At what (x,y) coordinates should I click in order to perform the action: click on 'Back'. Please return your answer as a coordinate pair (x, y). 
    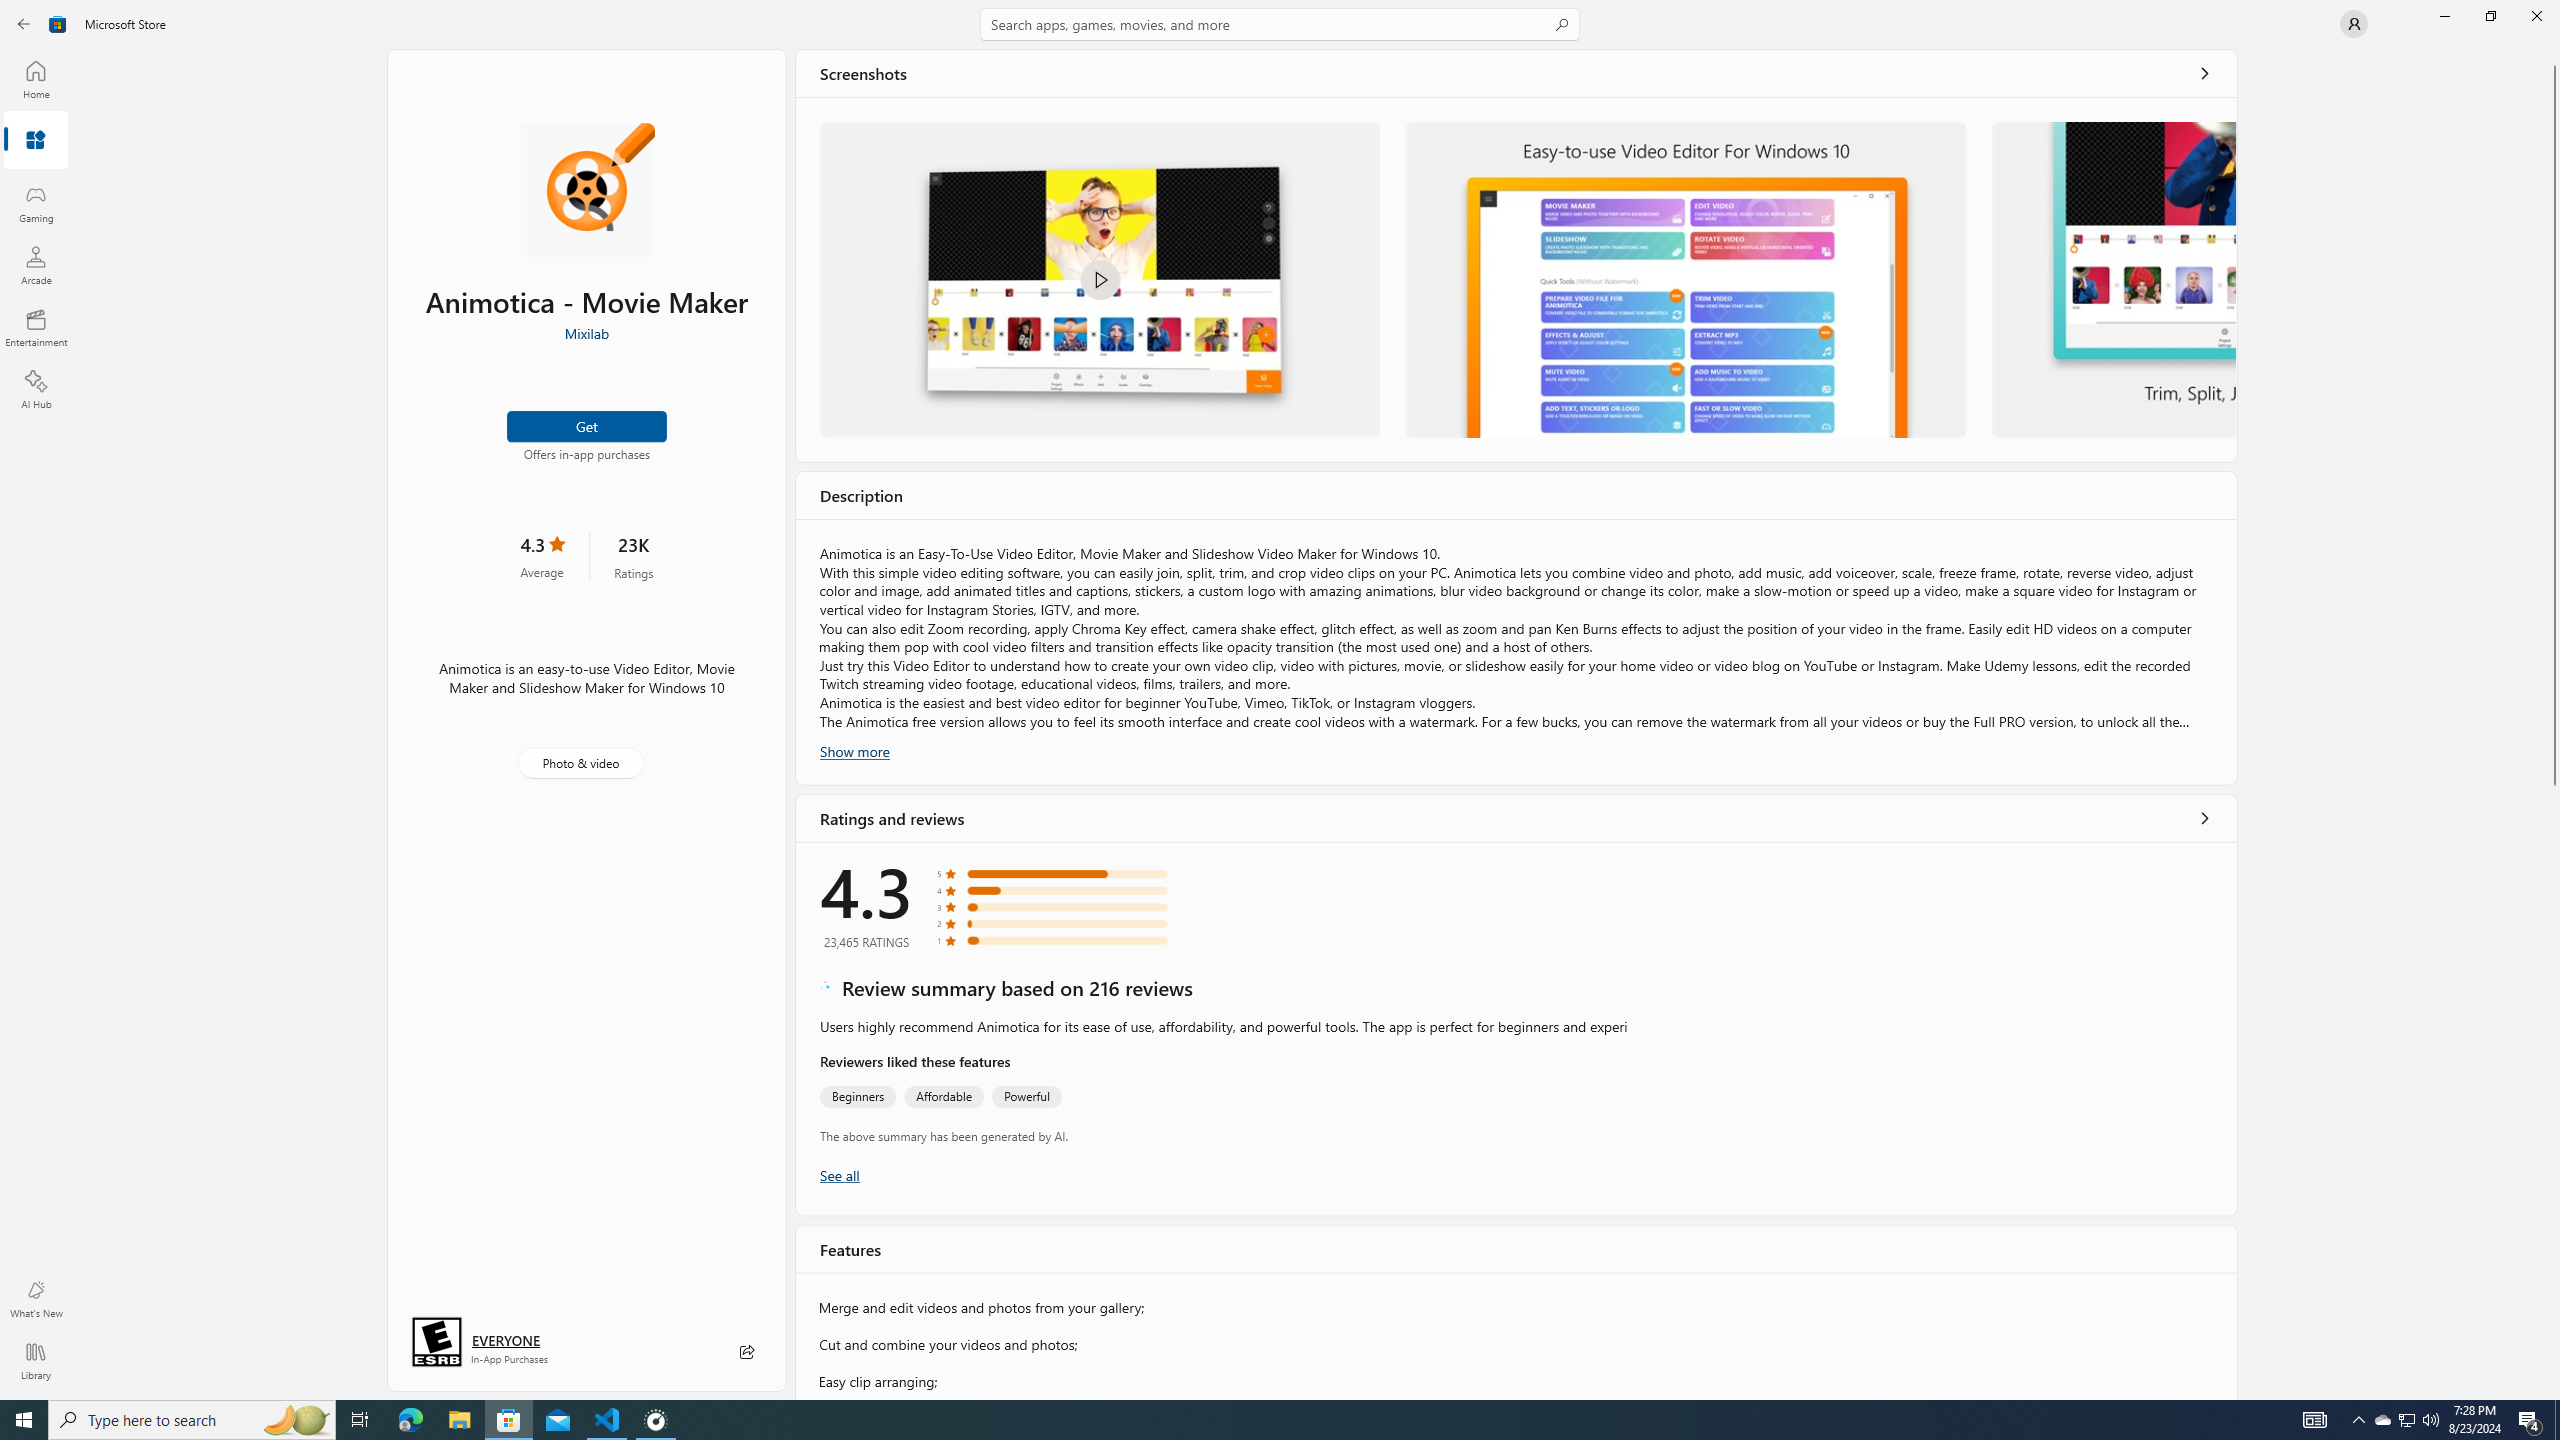
    Looking at the image, I should click on (24, 22).